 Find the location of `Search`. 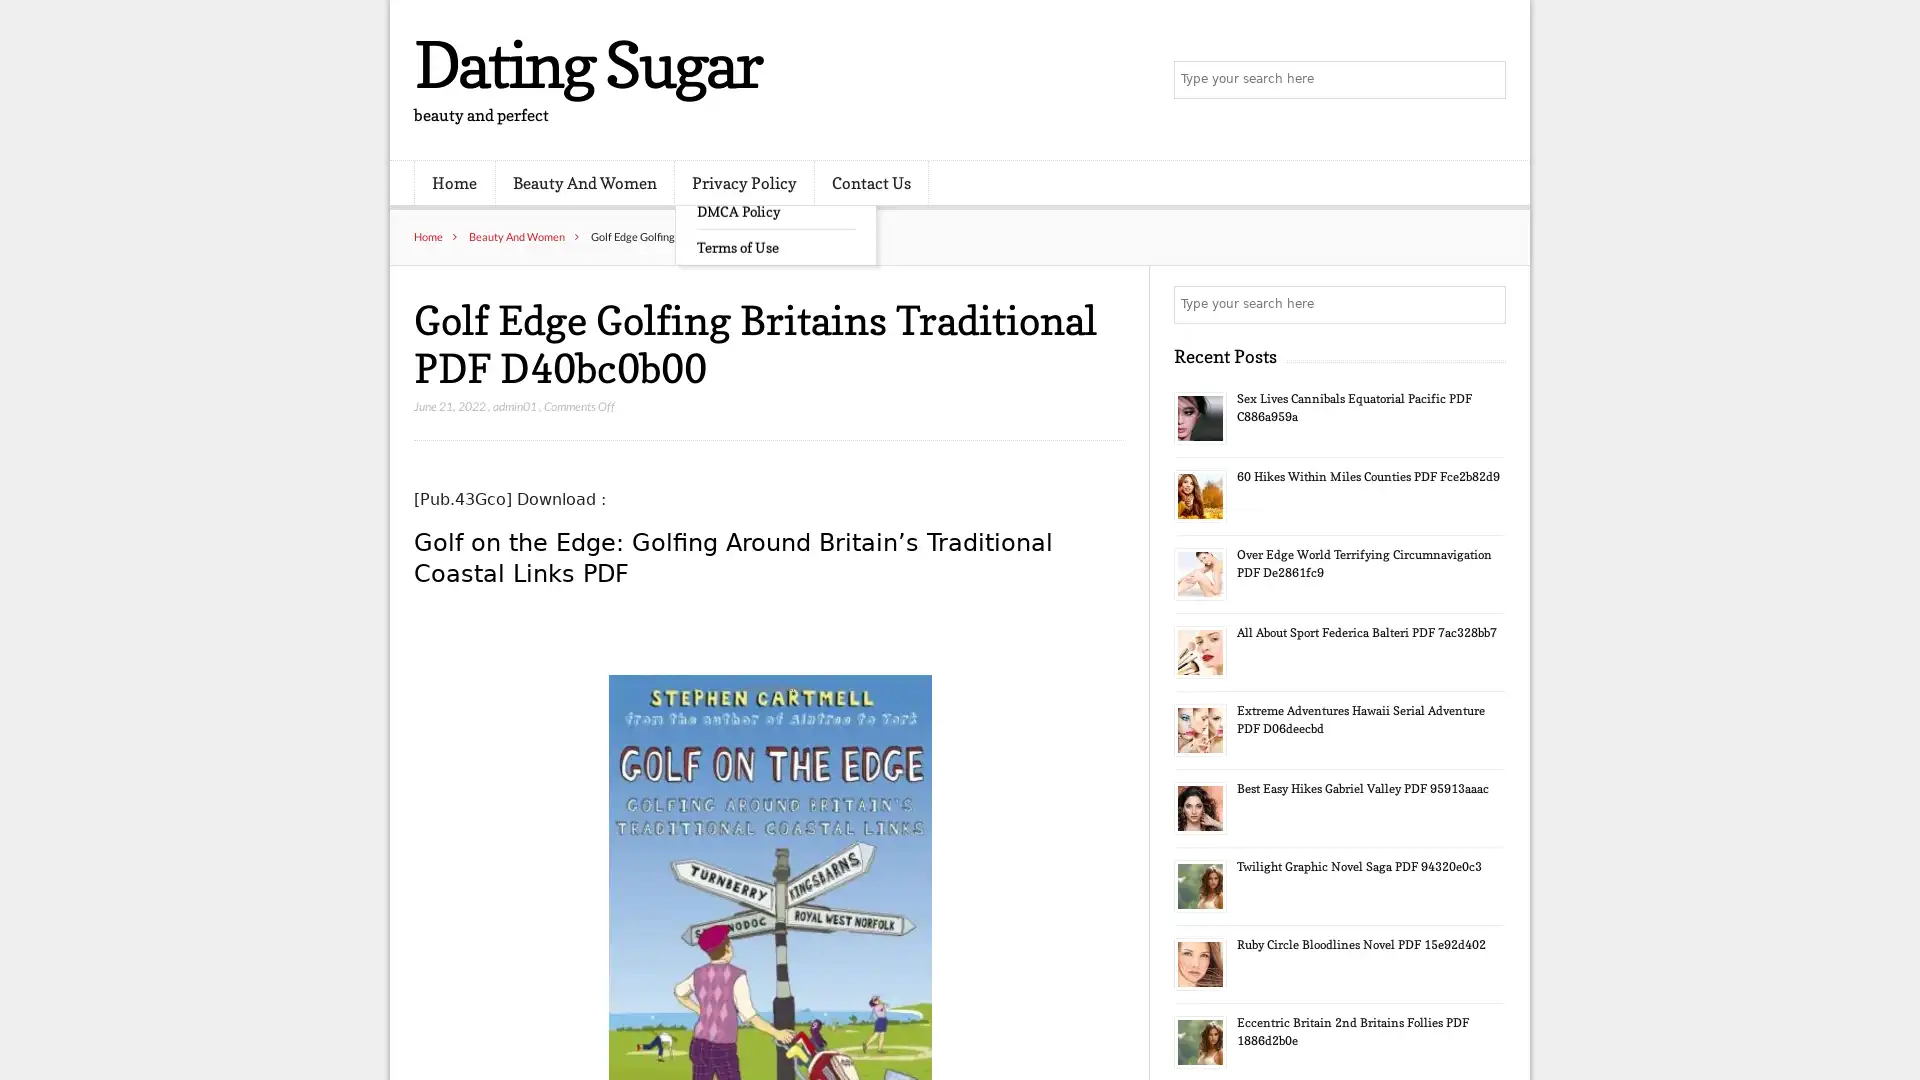

Search is located at coordinates (1485, 80).